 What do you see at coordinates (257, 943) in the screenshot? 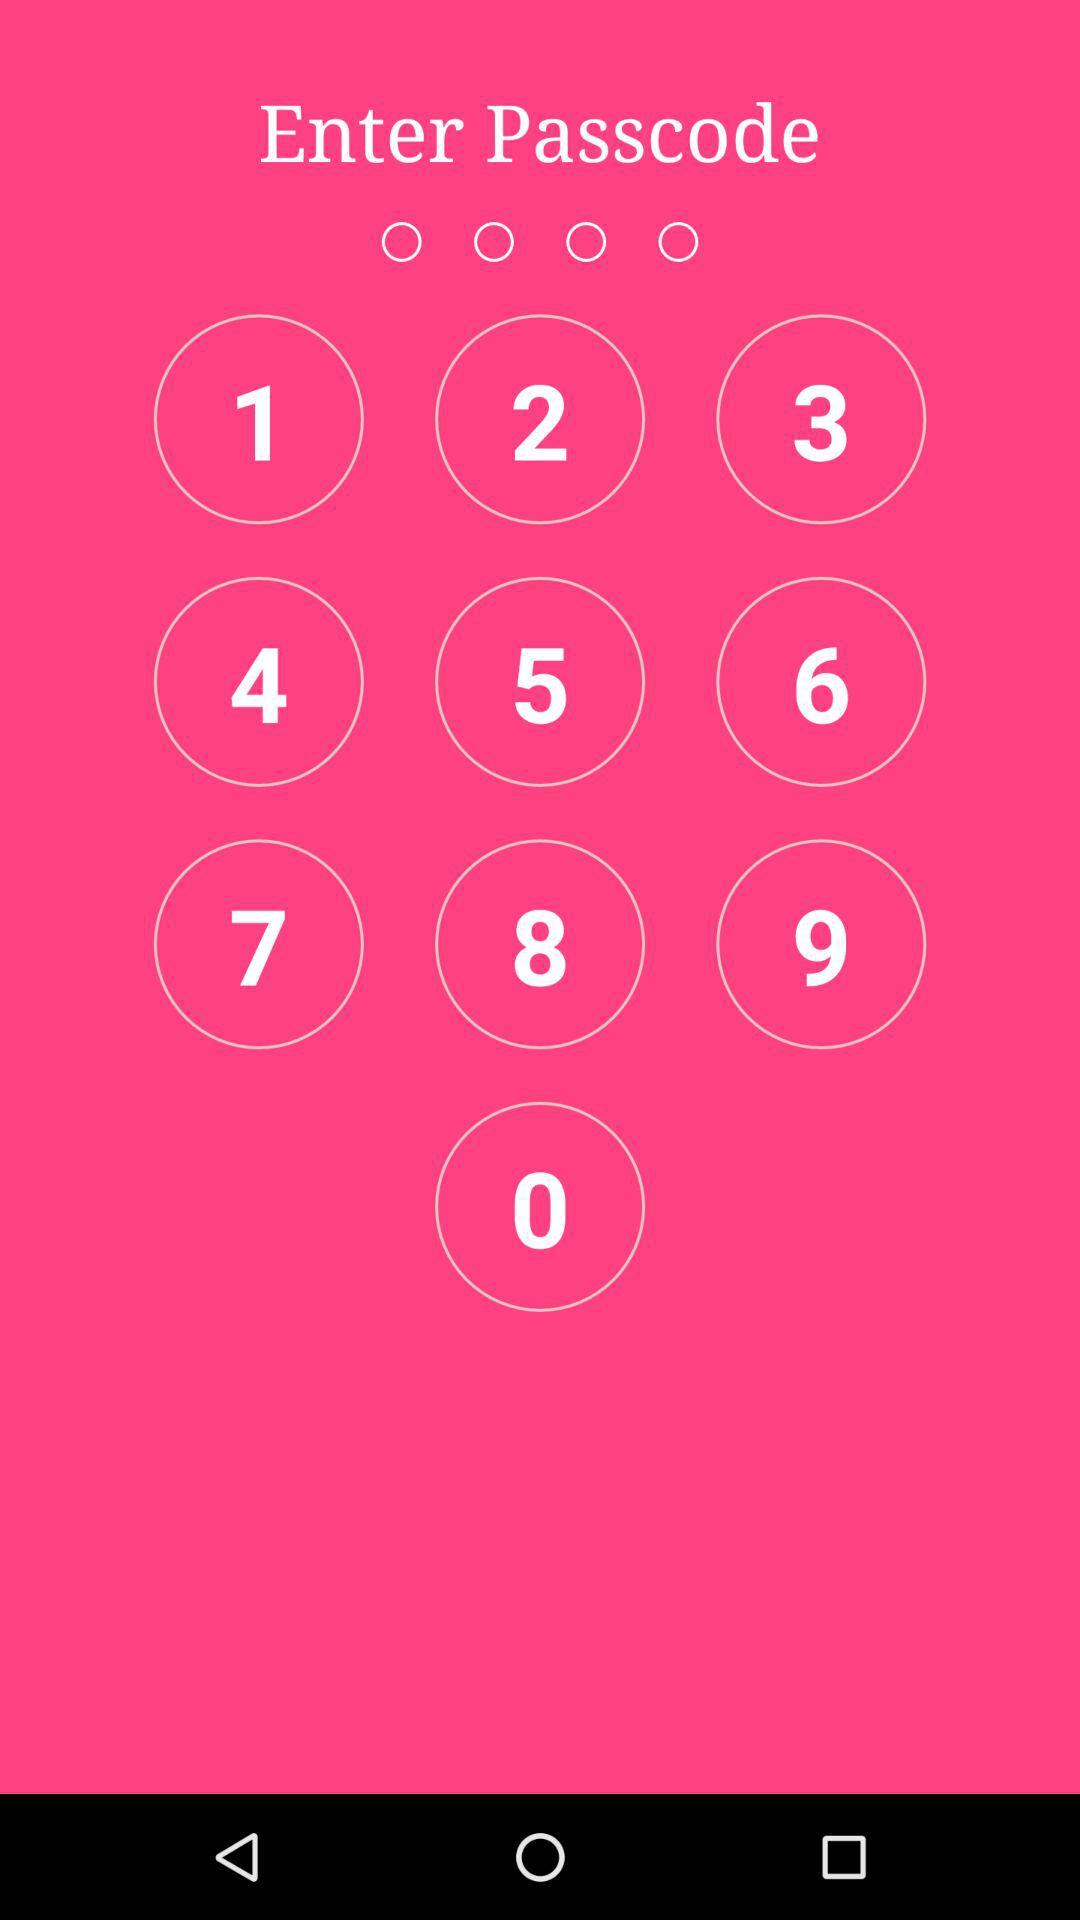
I see `the number 7` at bounding box center [257, 943].